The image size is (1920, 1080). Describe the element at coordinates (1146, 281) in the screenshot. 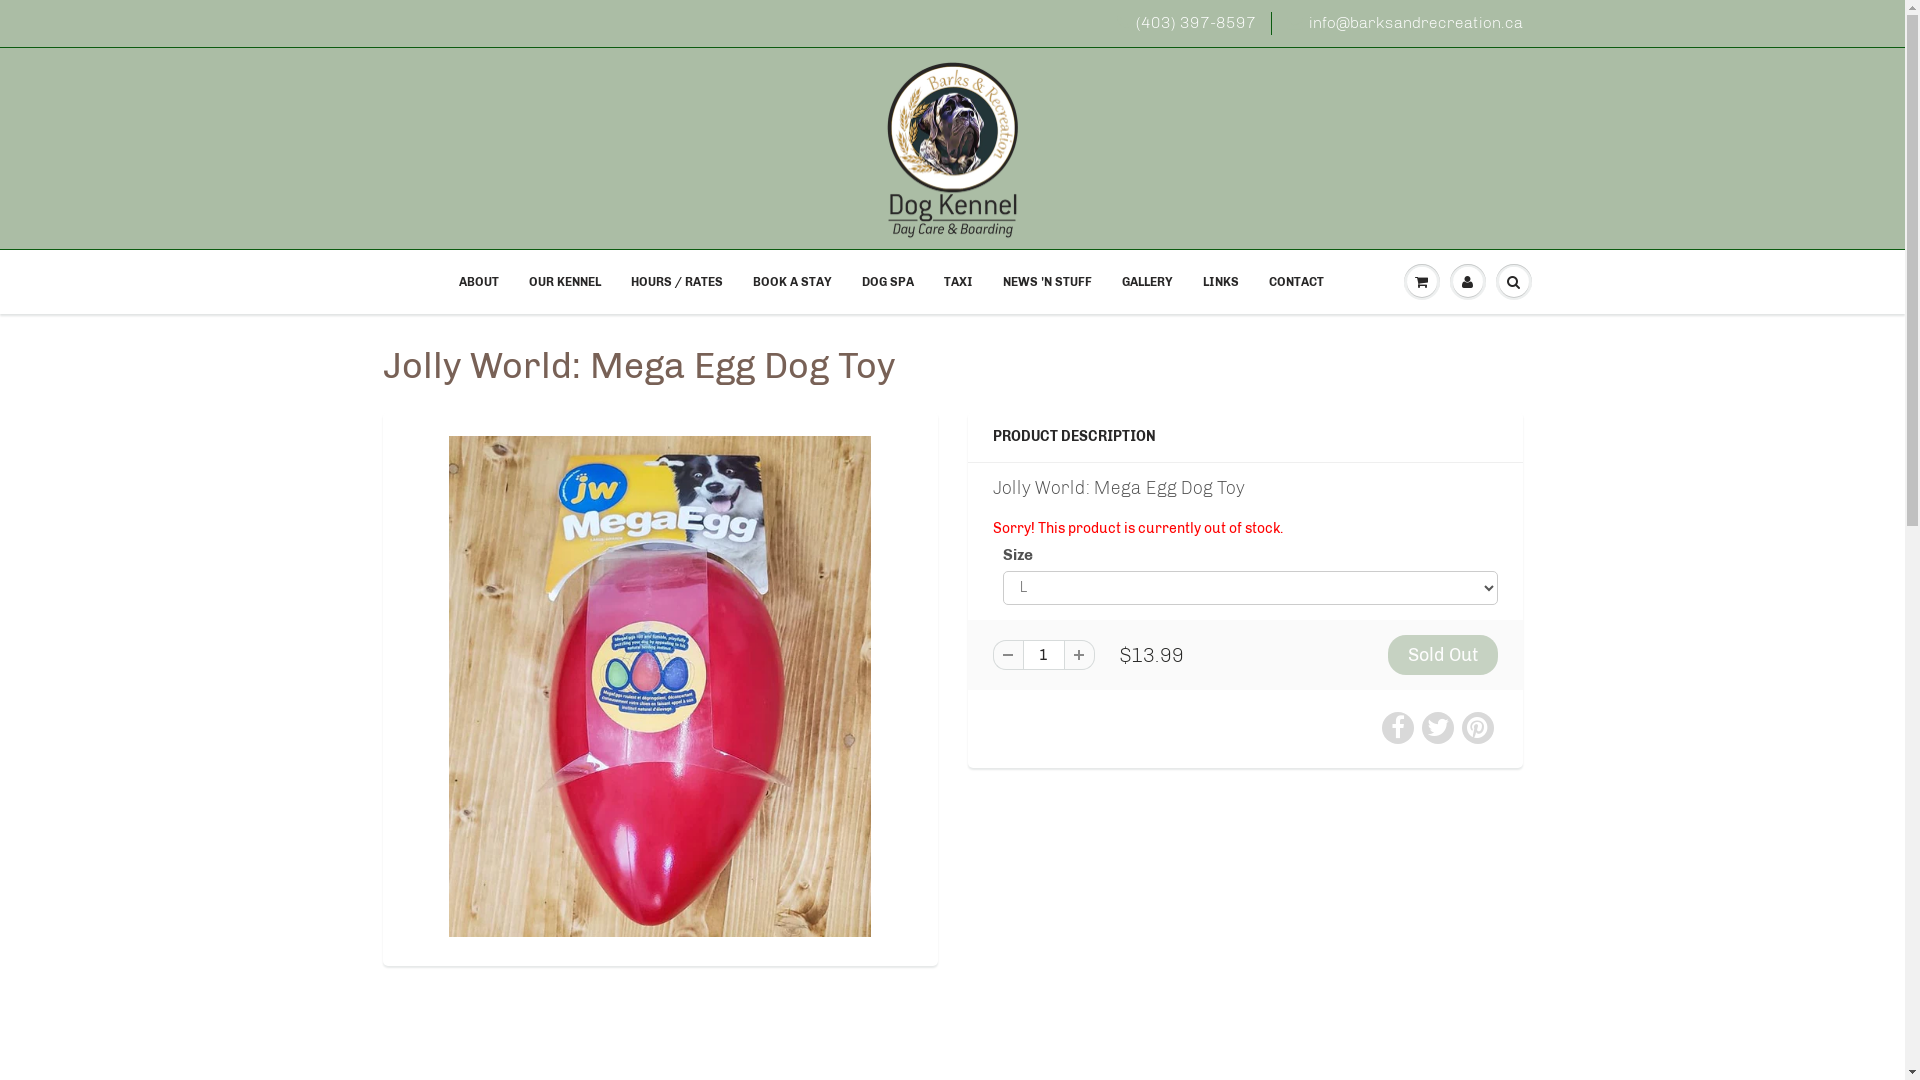

I see `'GALLERY'` at that location.